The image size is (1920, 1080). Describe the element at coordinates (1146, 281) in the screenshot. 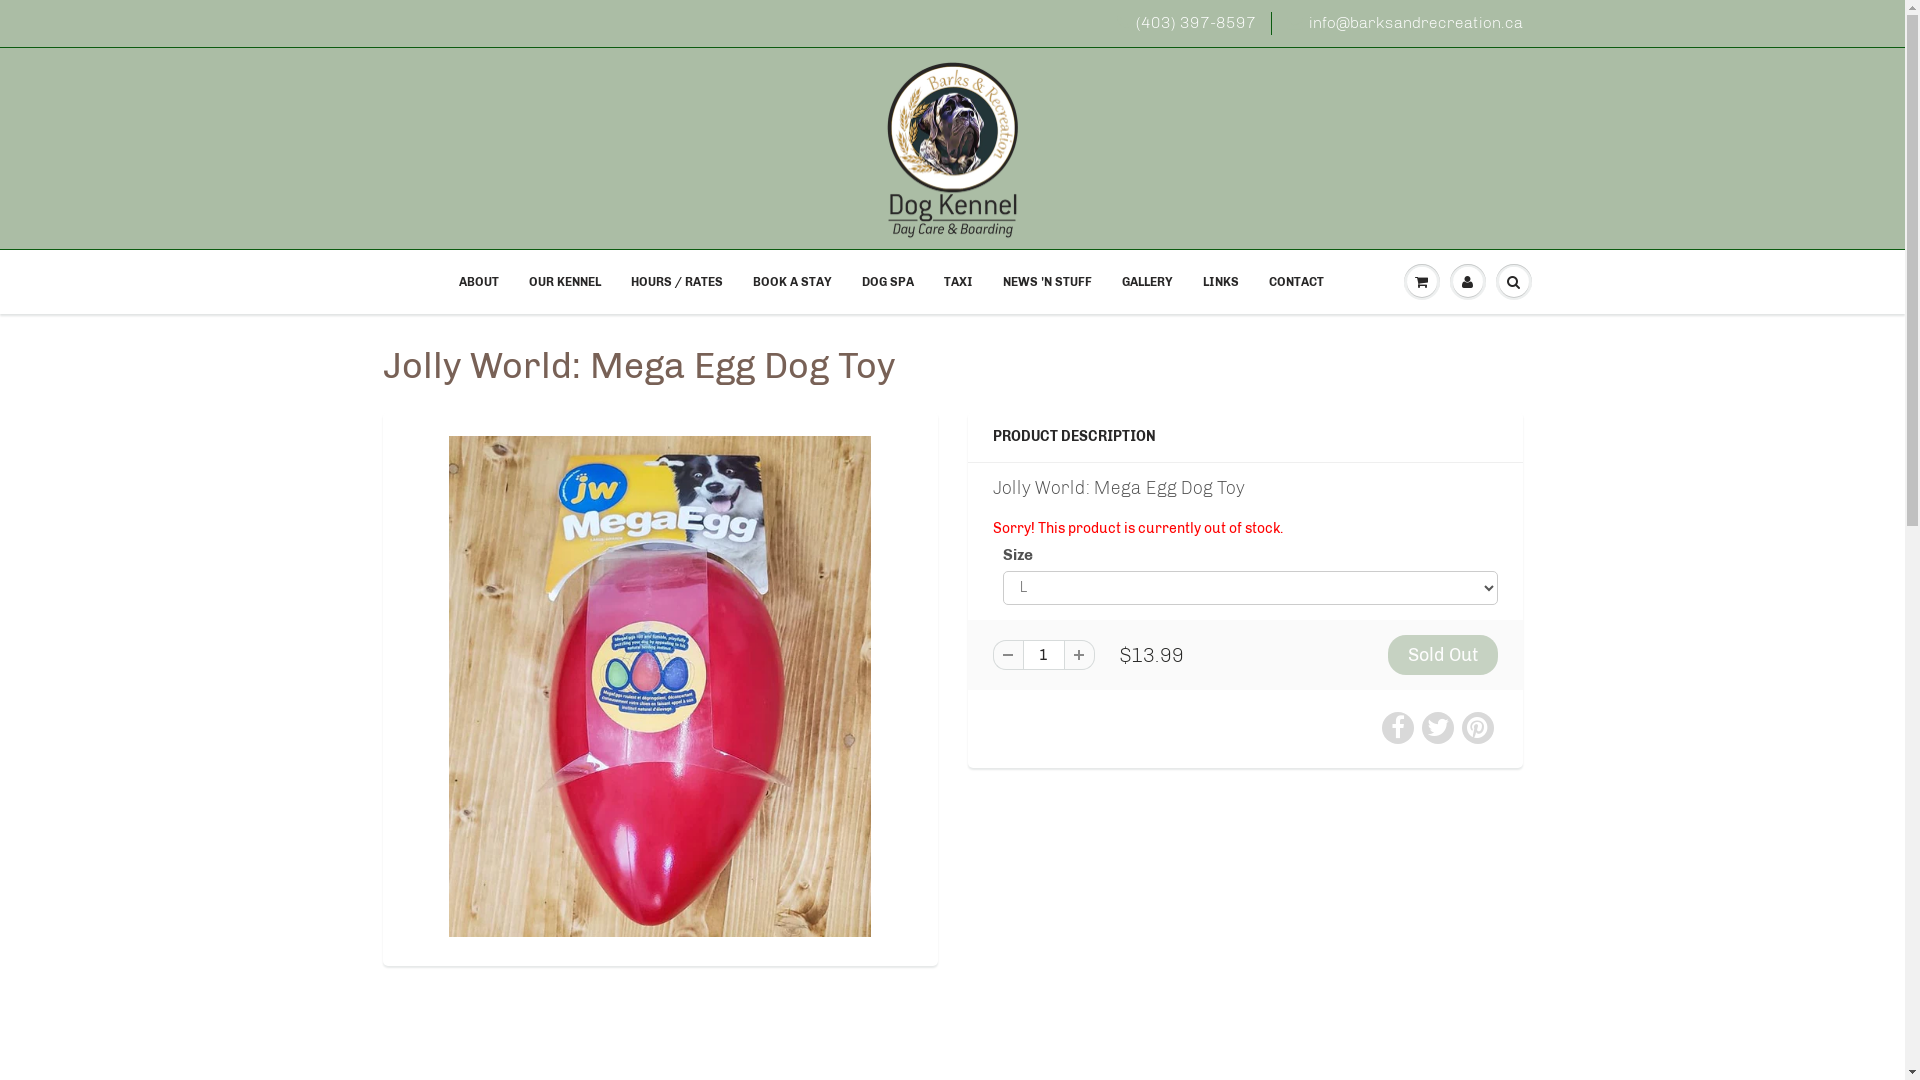

I see `'GALLERY'` at that location.